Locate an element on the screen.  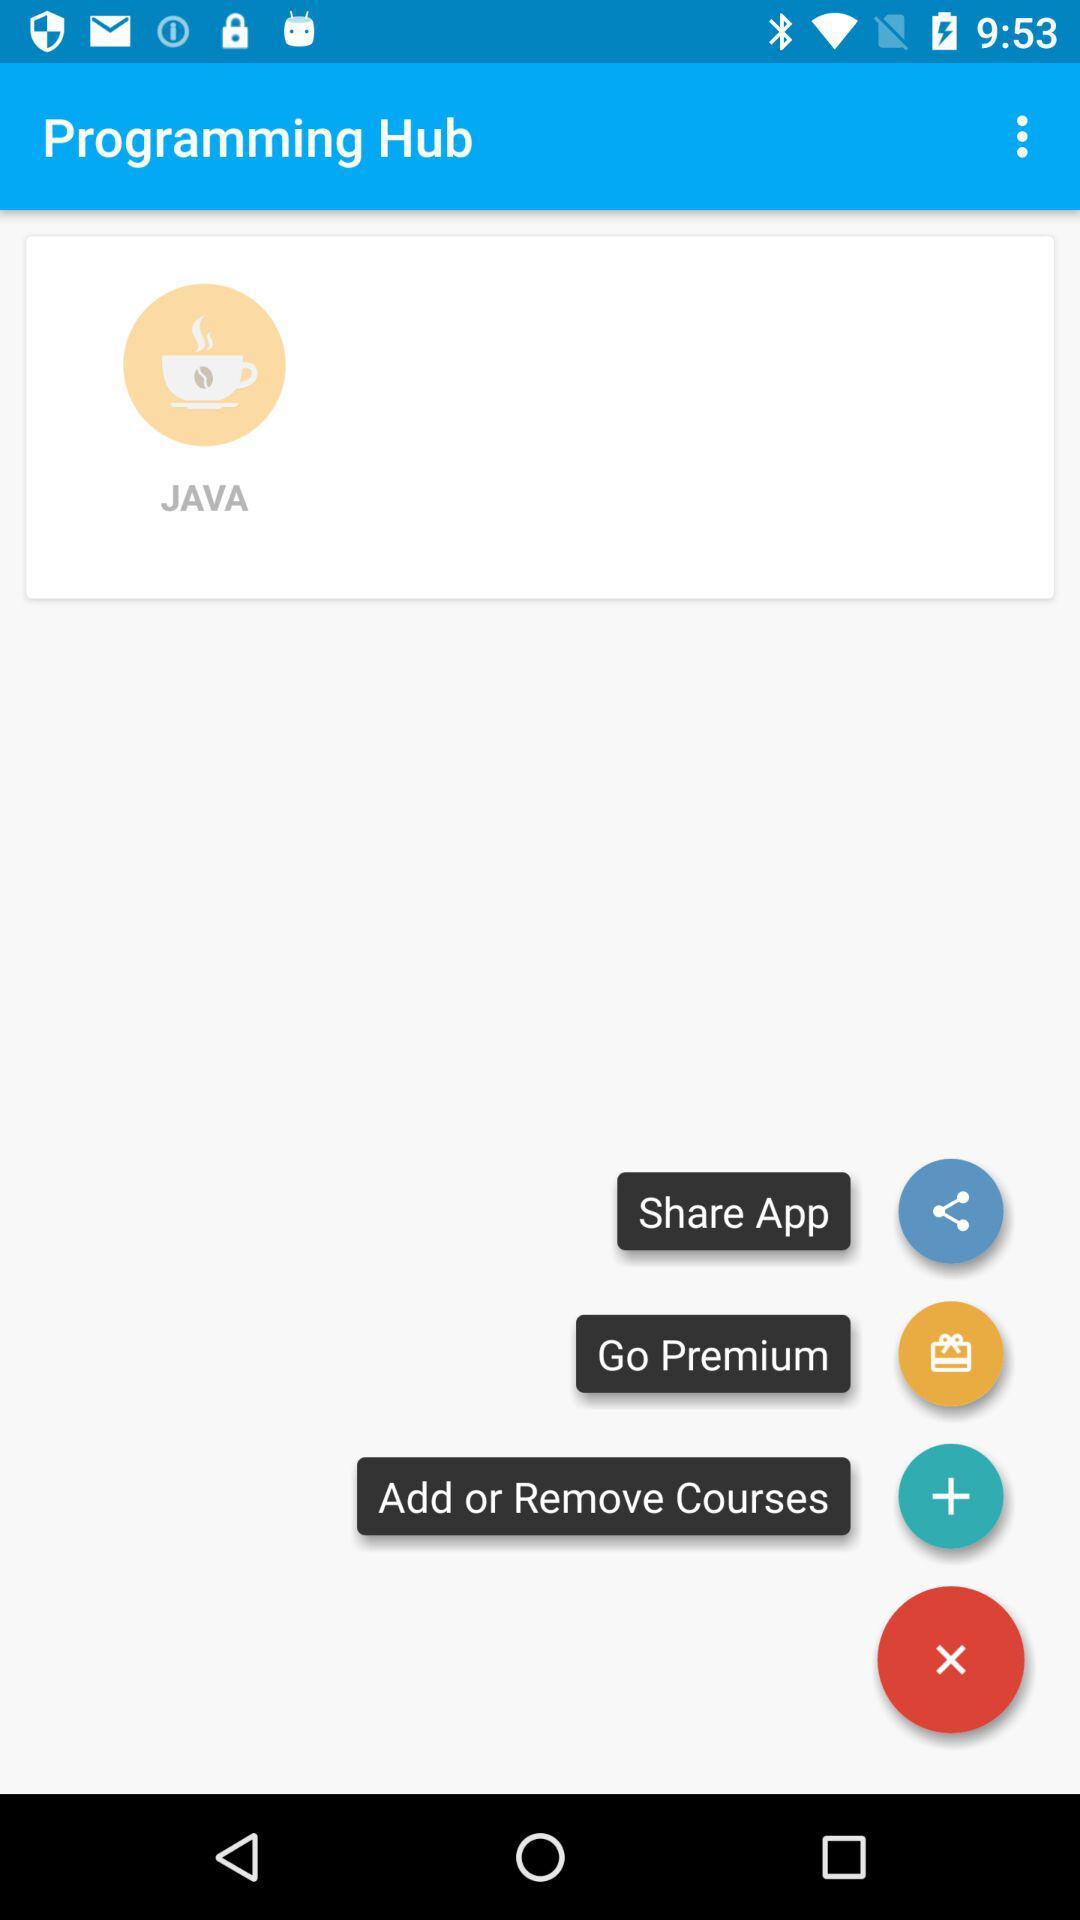
go premium is located at coordinates (950, 1353).